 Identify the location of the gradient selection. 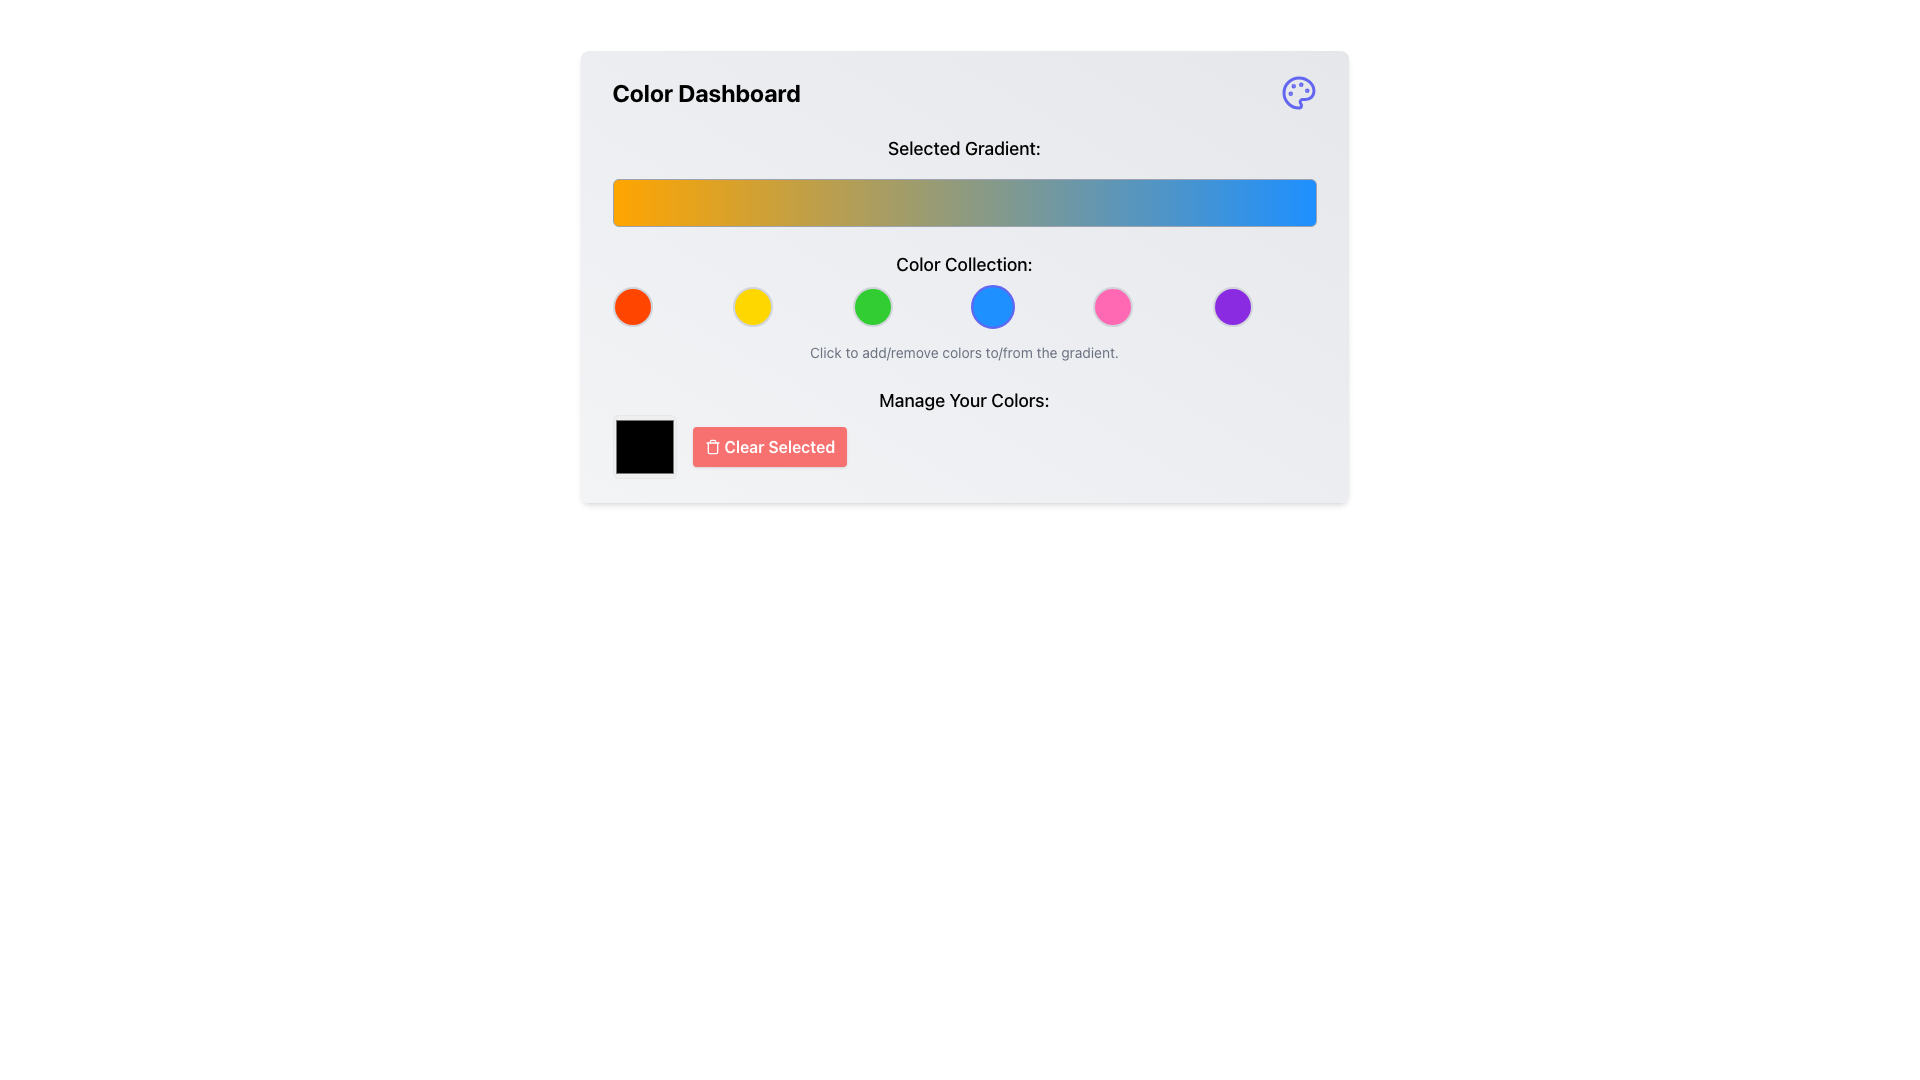
(1013, 203).